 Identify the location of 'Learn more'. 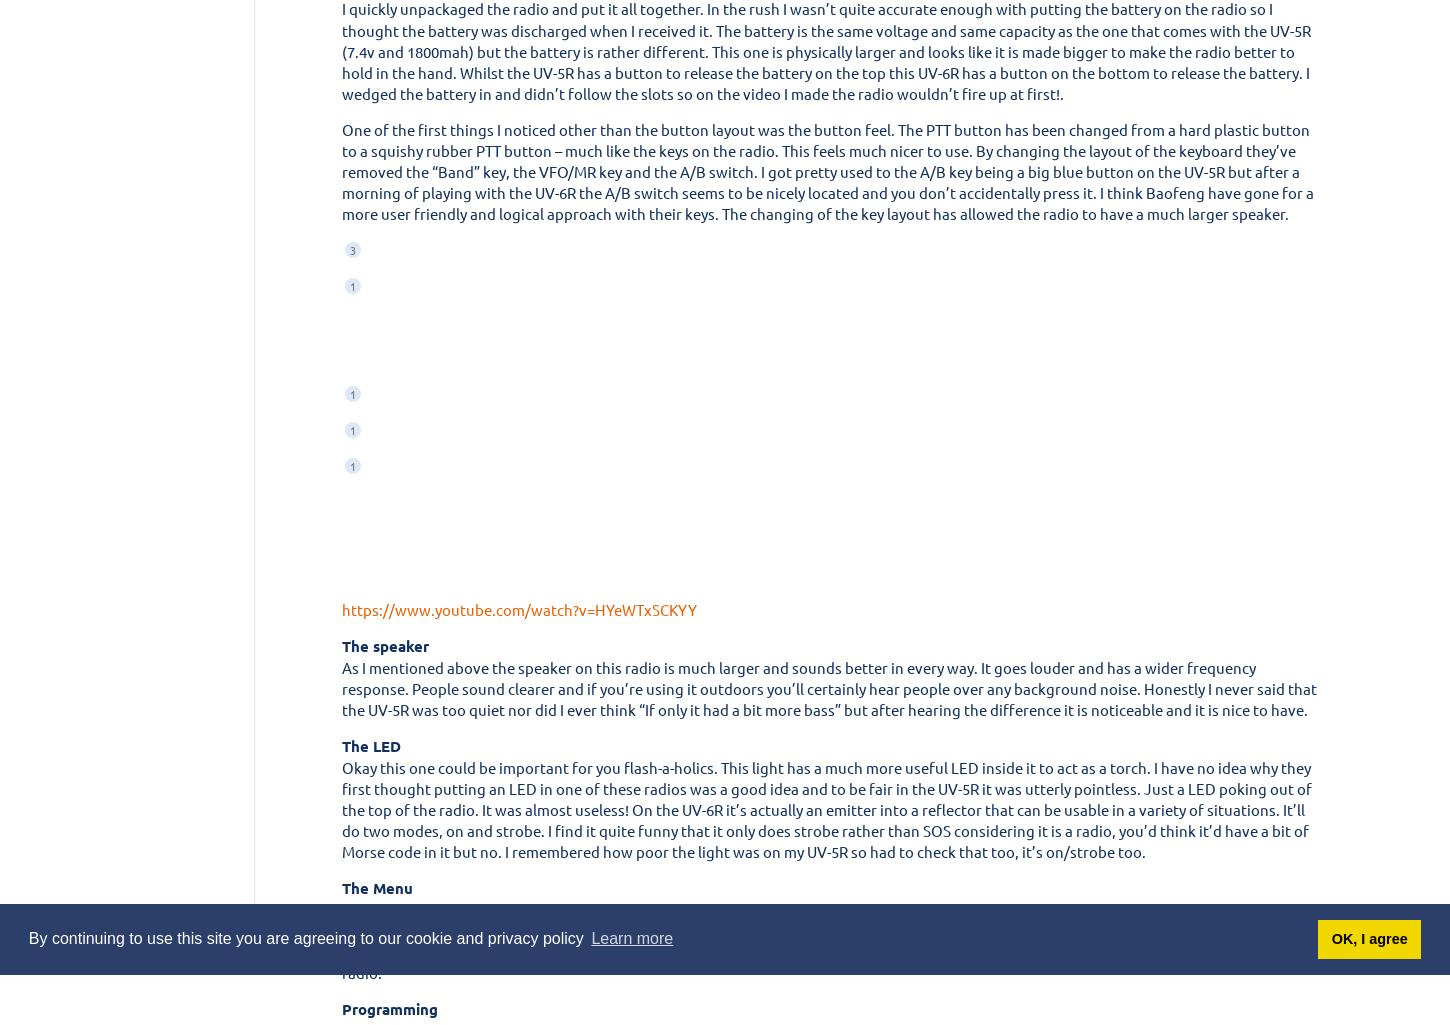
(631, 938).